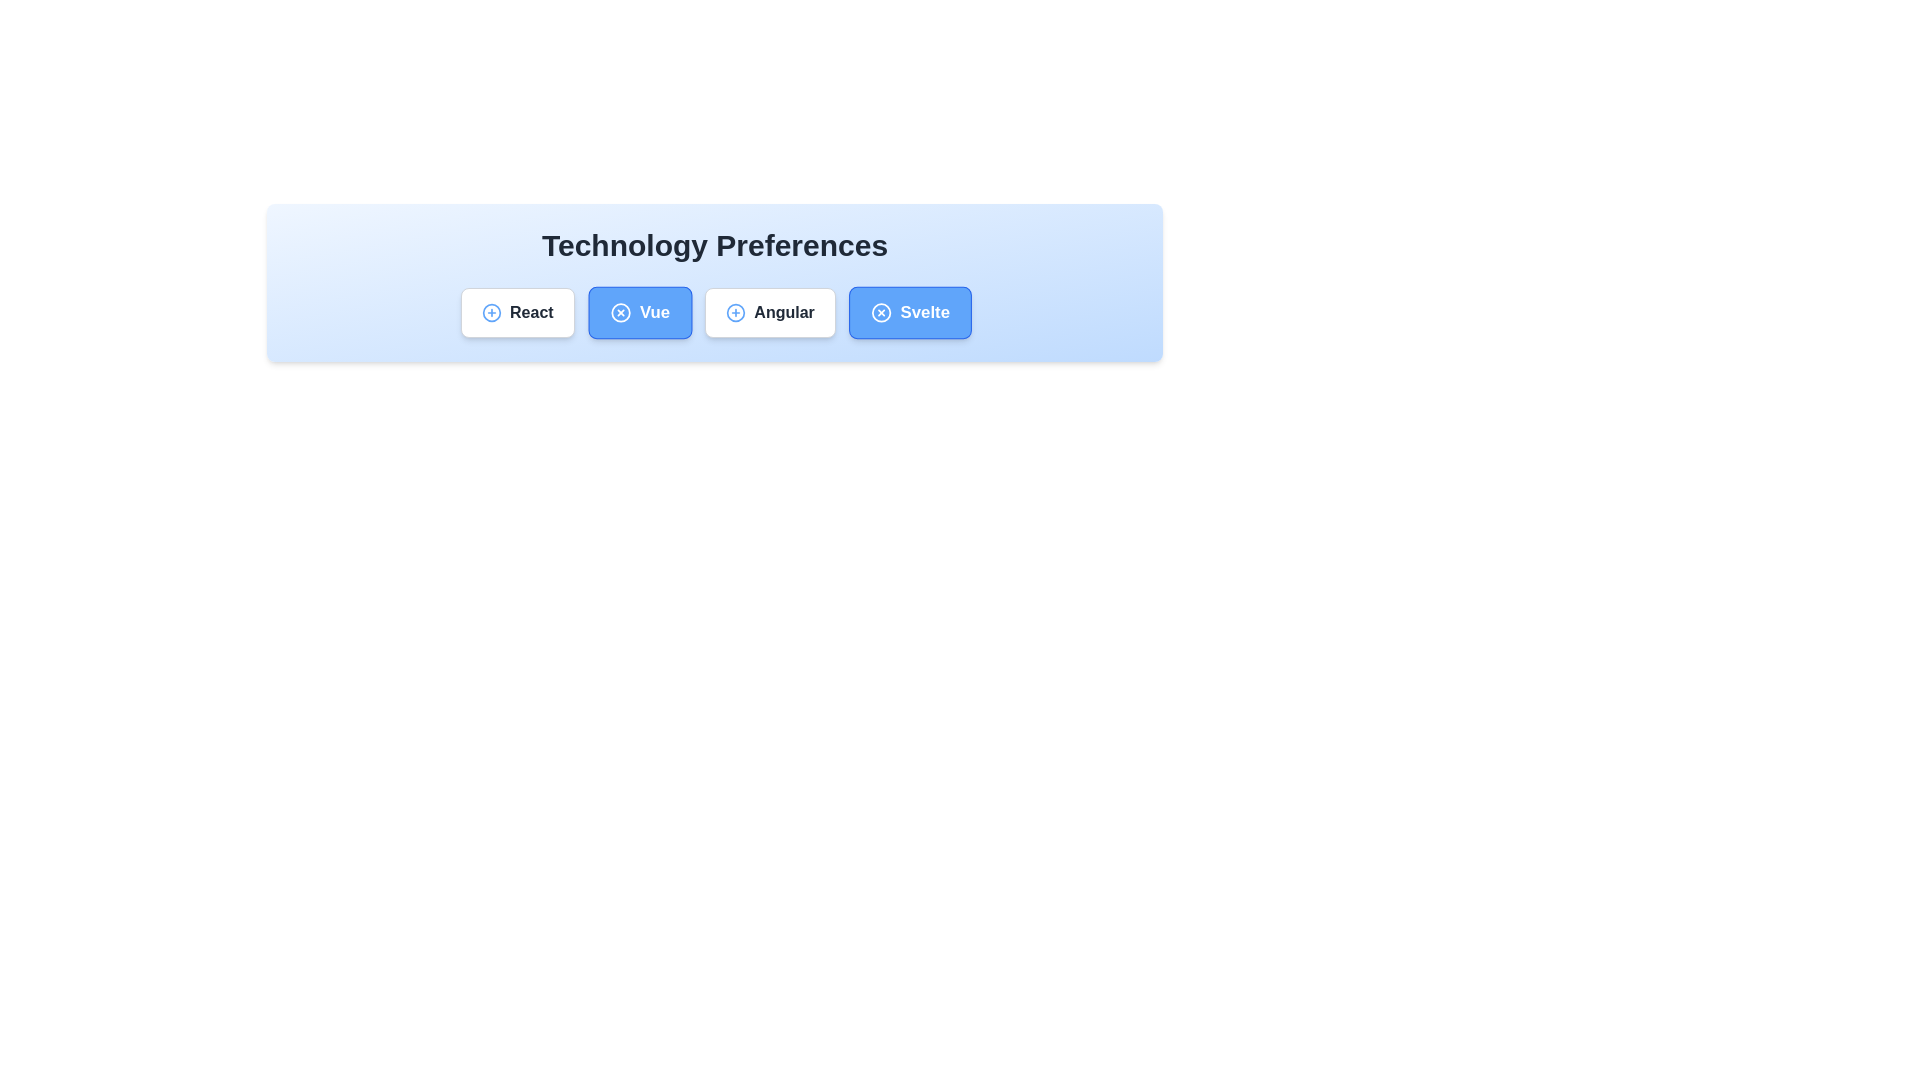  What do you see at coordinates (715, 245) in the screenshot?
I see `the 'Technology Preferences' header to inspect its text` at bounding box center [715, 245].